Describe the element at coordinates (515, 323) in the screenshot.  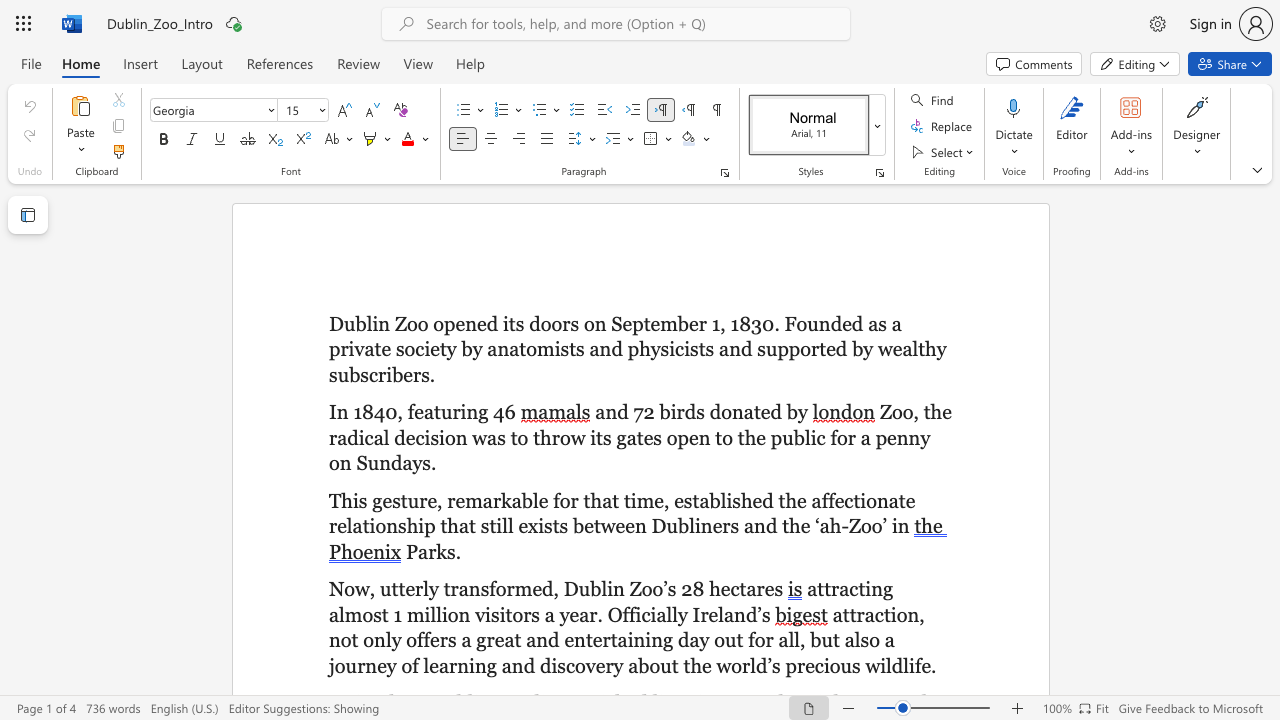
I see `the subset text "s doors on September 1, 1830. Founded as a private society by anatomi" within the text "Dublin Zoo opened its doors on September 1, 1830. Founded as a private society by anatomists and physicists and supported by wealthy subscribers."` at that location.